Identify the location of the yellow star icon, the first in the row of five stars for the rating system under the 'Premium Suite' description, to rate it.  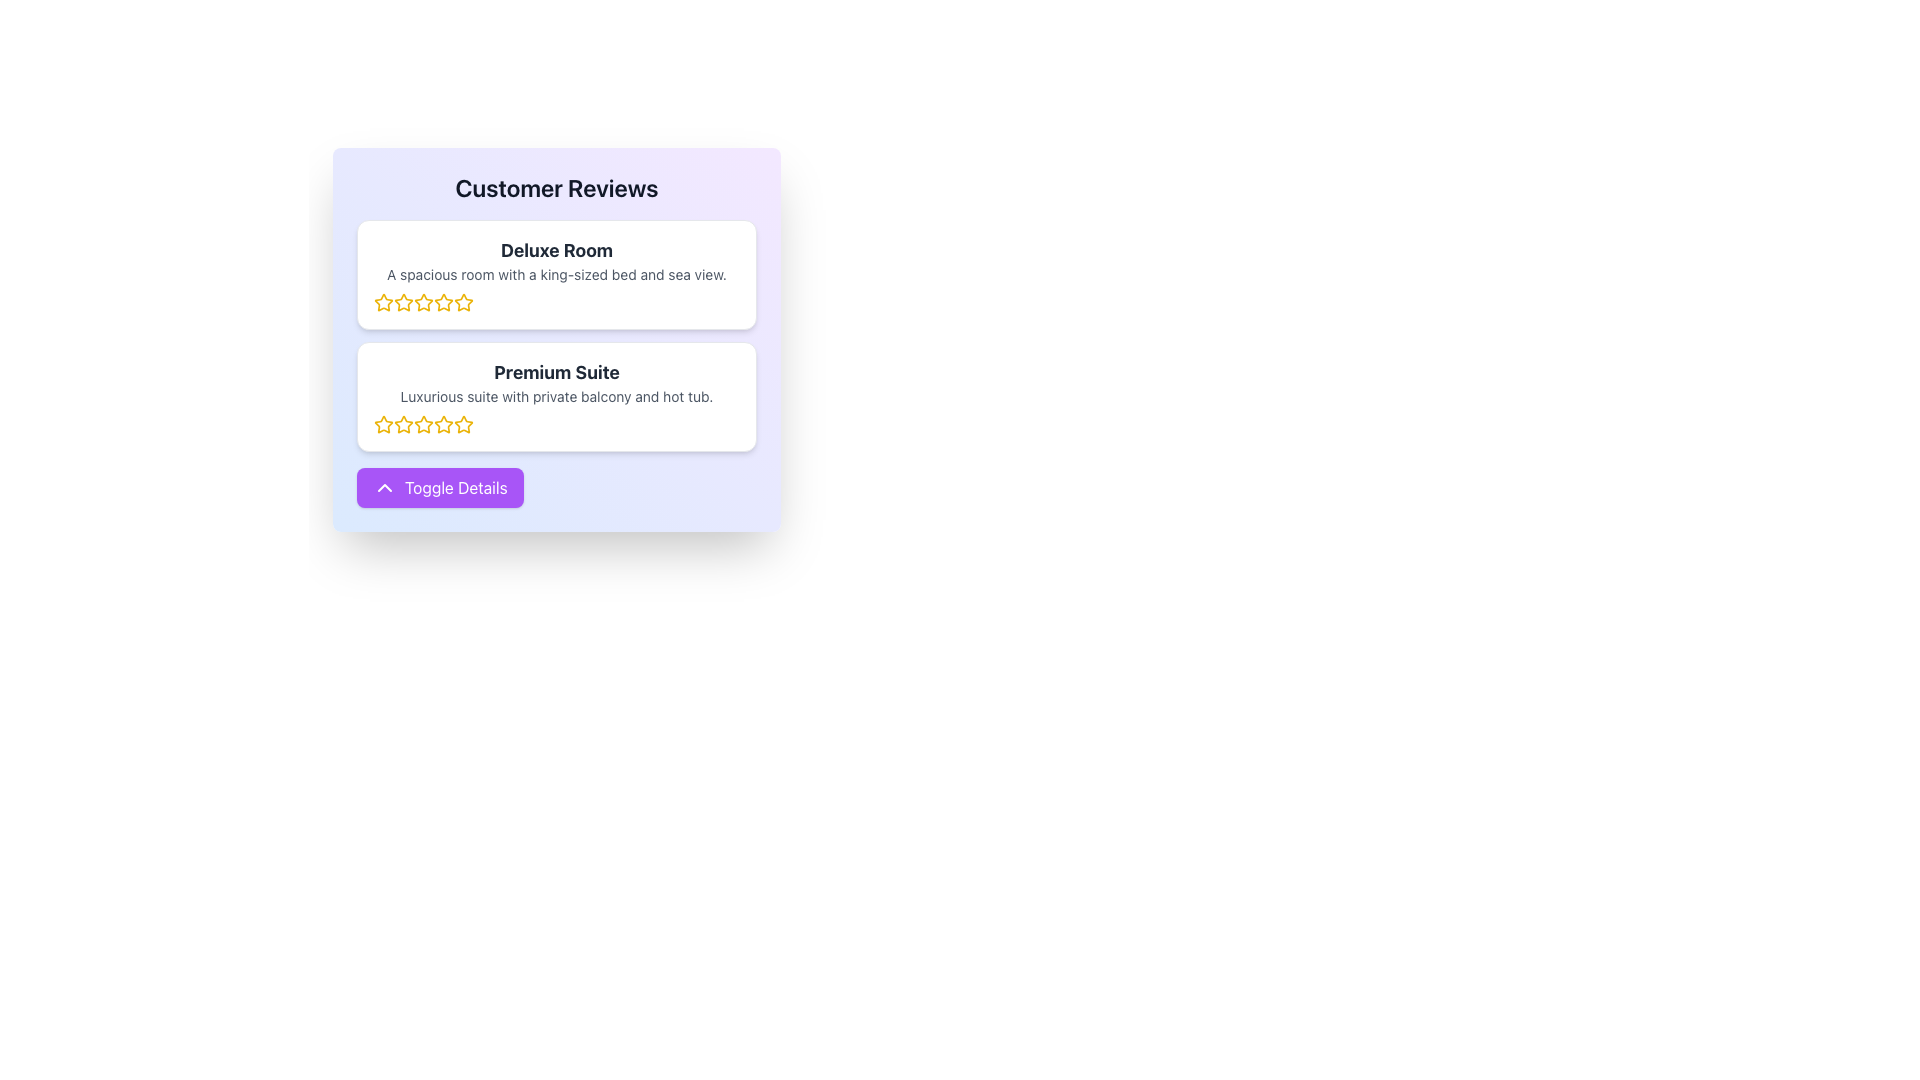
(384, 423).